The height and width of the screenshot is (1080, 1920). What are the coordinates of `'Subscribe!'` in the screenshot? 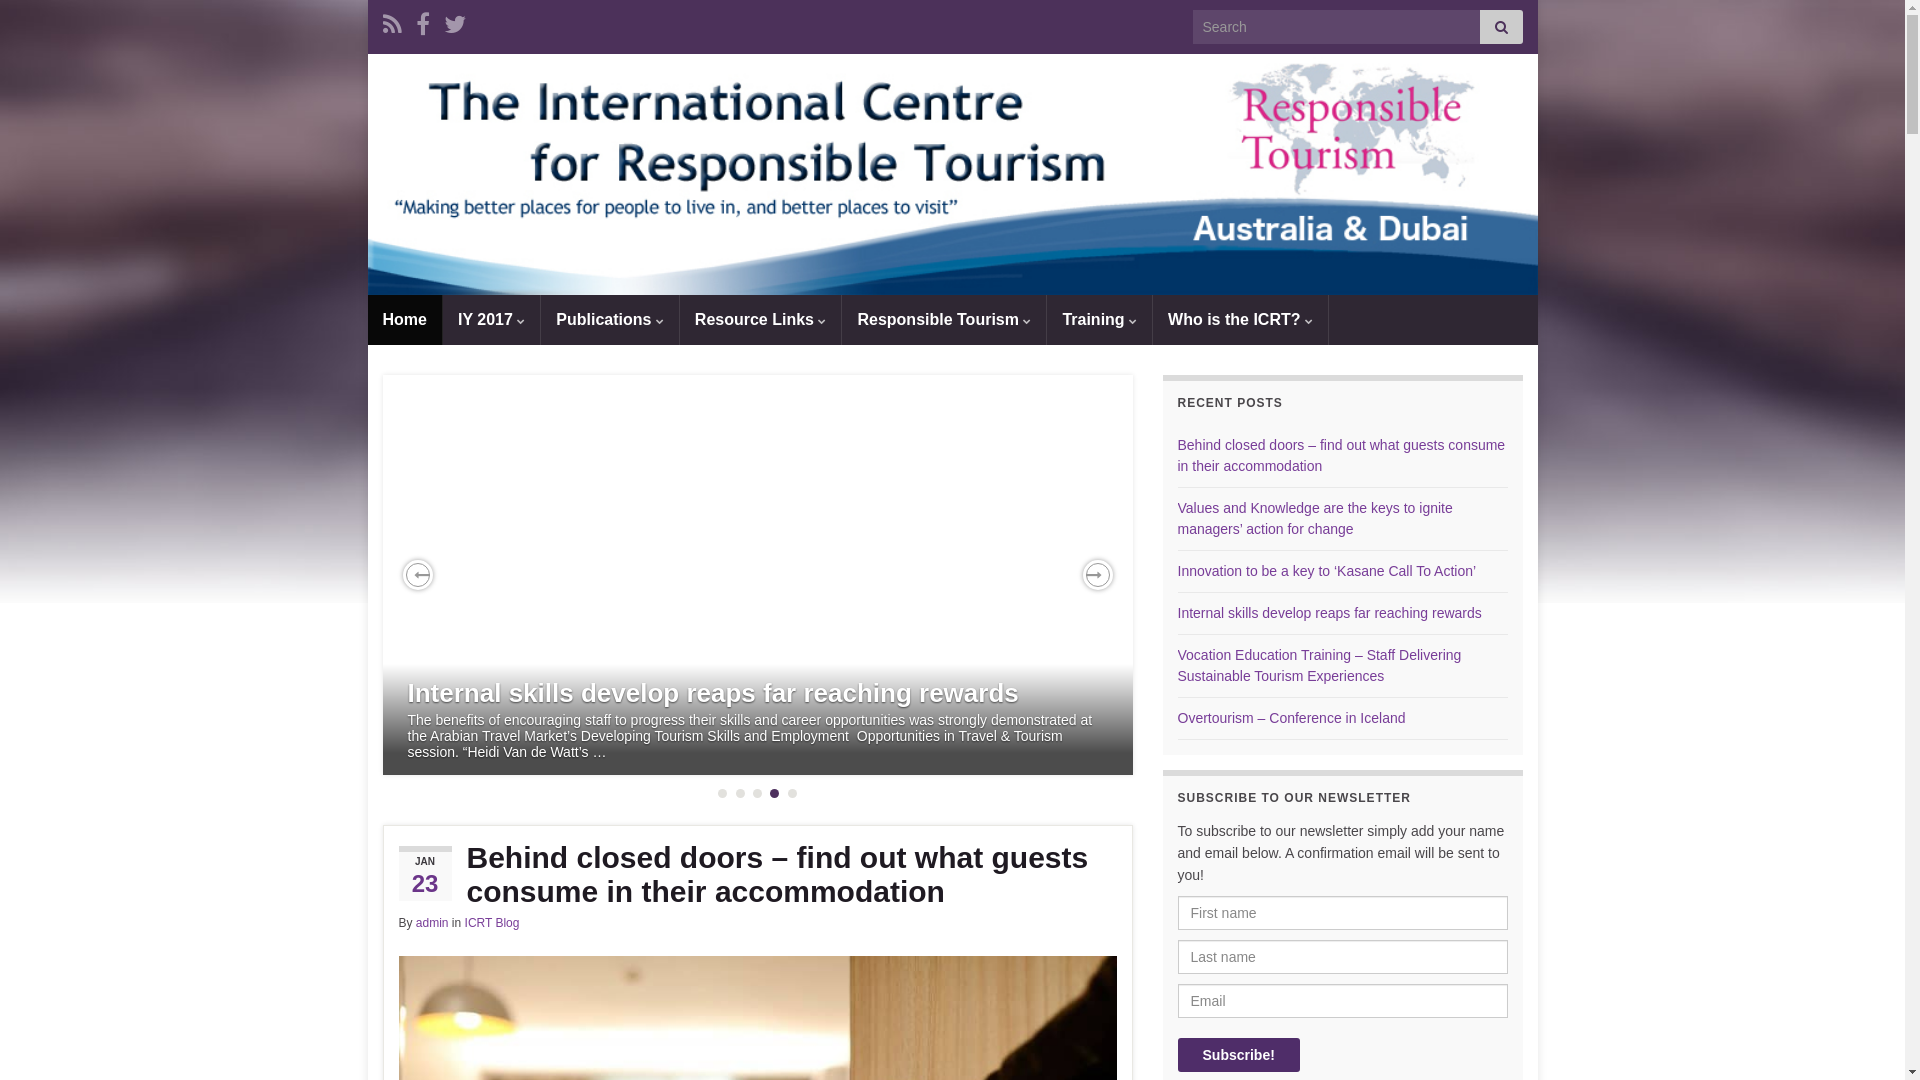 It's located at (1237, 1054).